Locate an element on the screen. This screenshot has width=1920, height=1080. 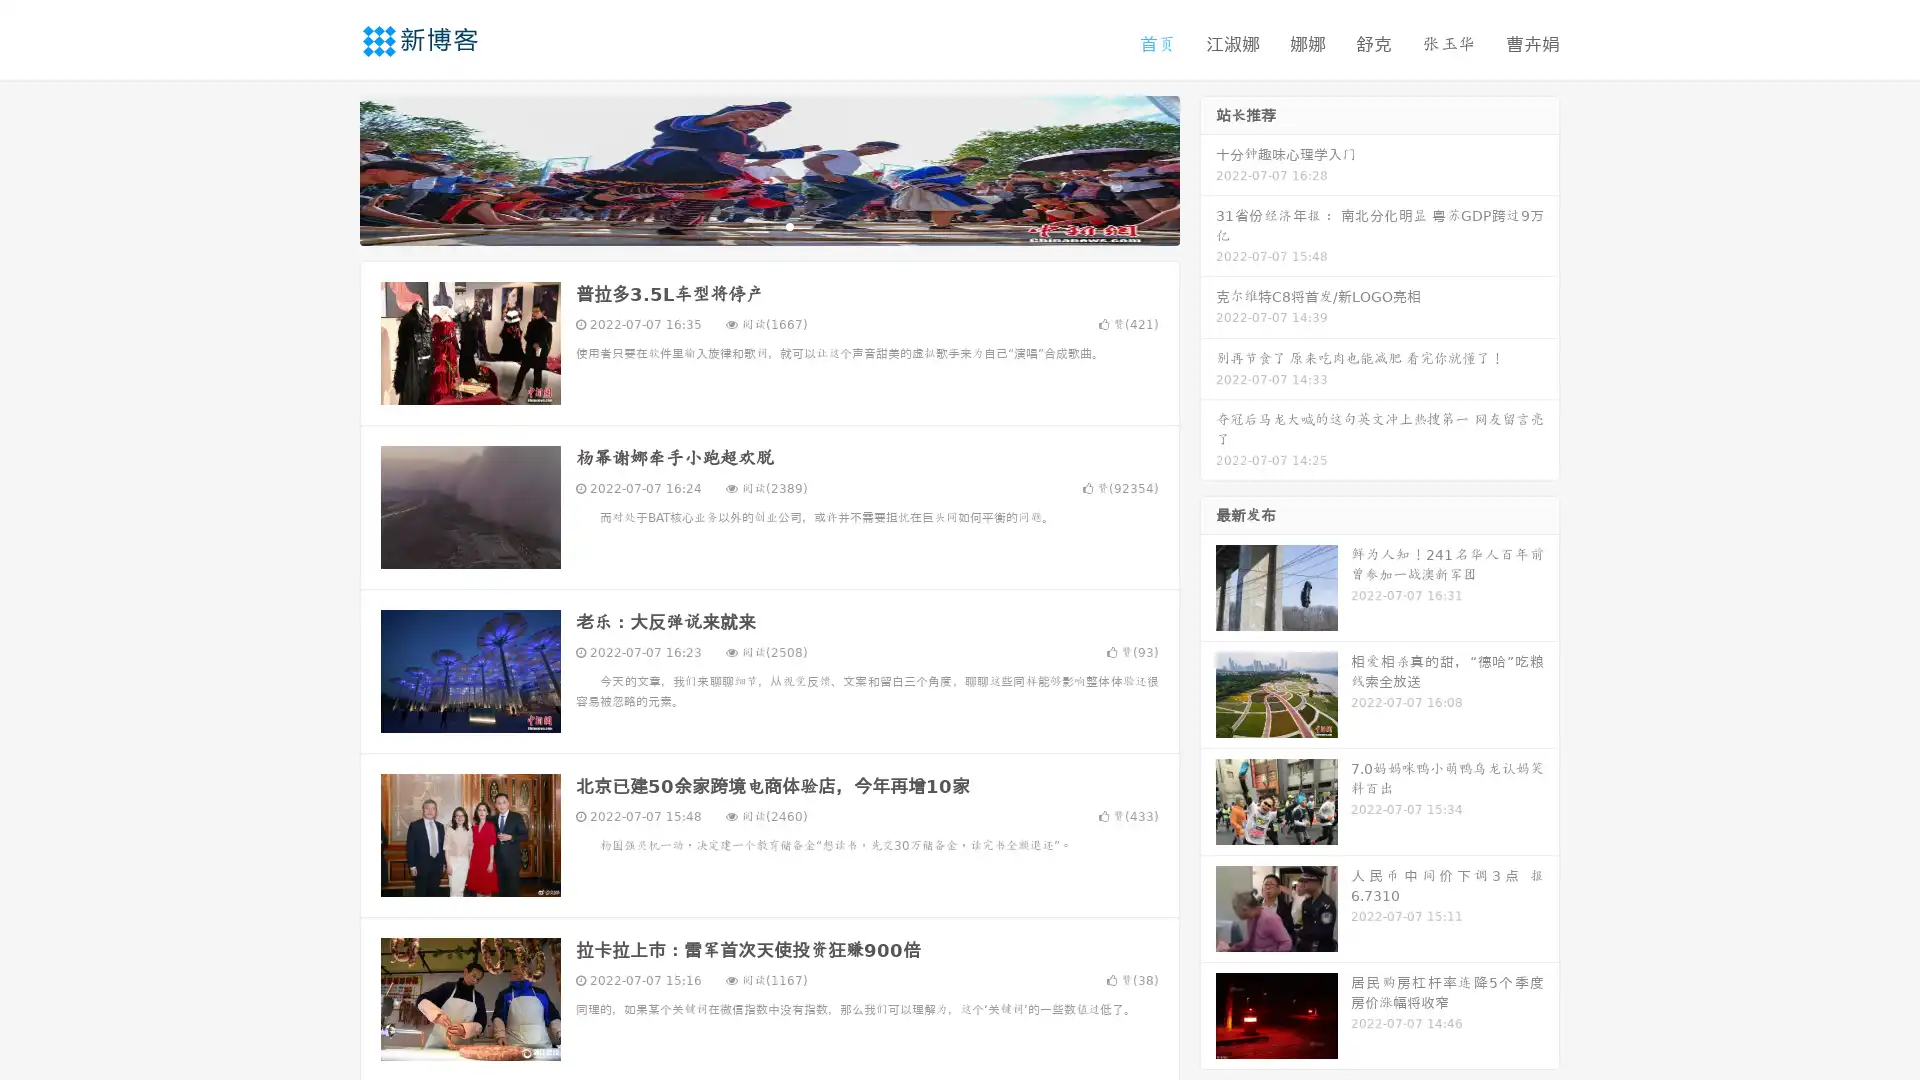
Go to slide 2 is located at coordinates (768, 225).